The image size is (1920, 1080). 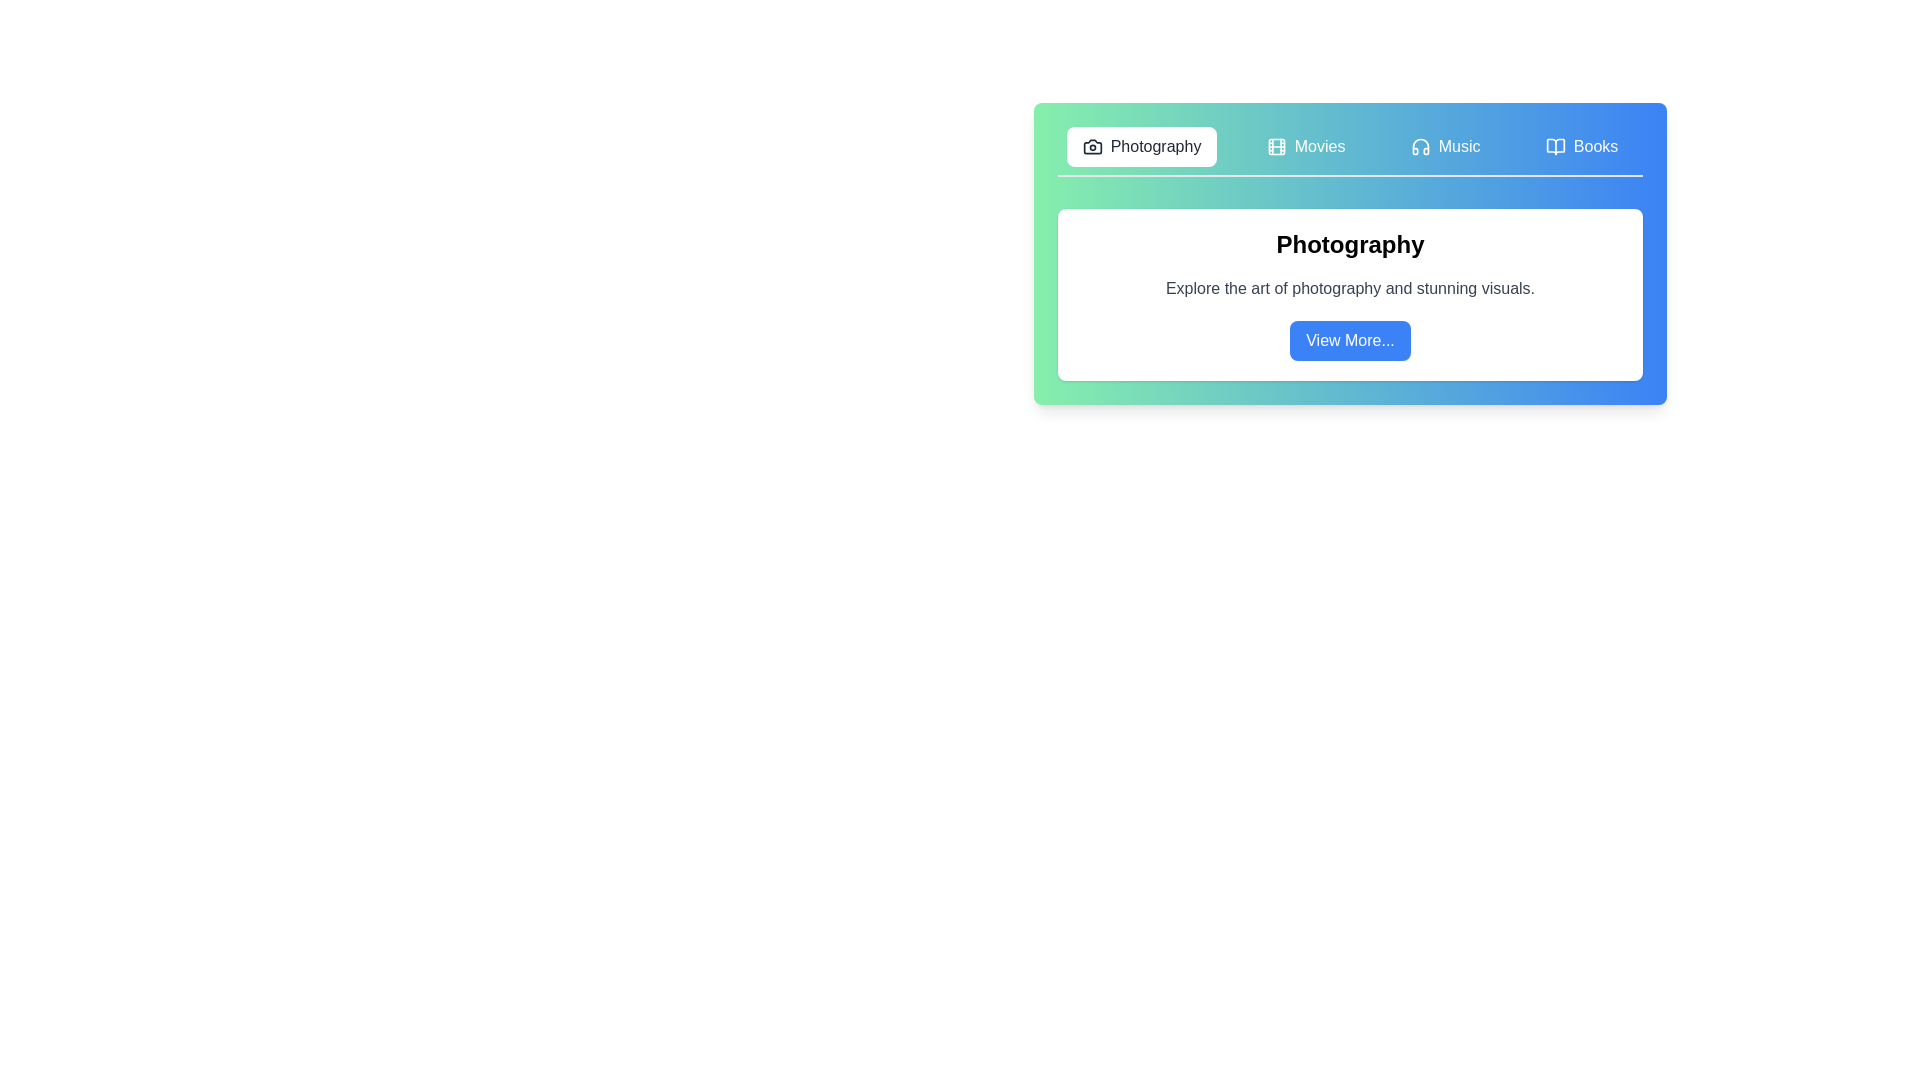 I want to click on the 'View More...' button to explore additional details, so click(x=1350, y=339).